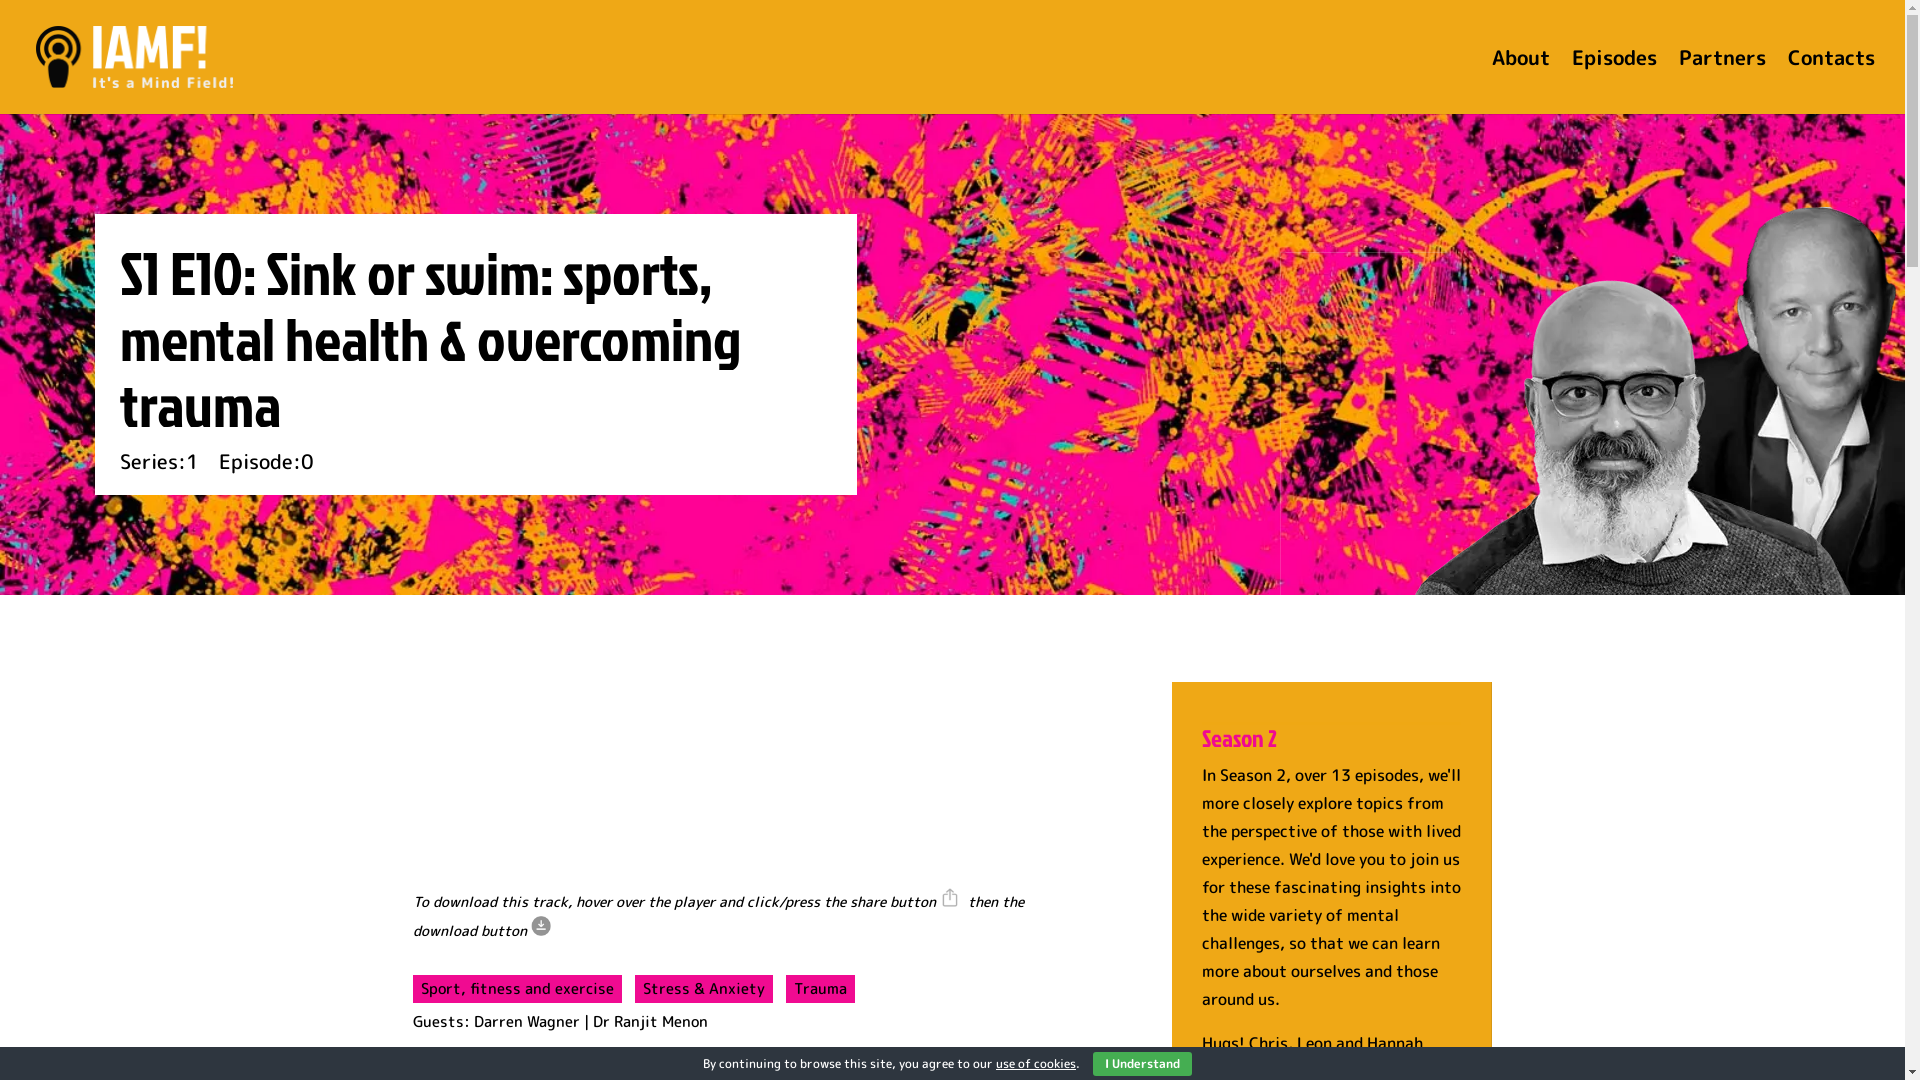 This screenshot has height=1080, width=1920. I want to click on 'Contacts', so click(1788, 80).